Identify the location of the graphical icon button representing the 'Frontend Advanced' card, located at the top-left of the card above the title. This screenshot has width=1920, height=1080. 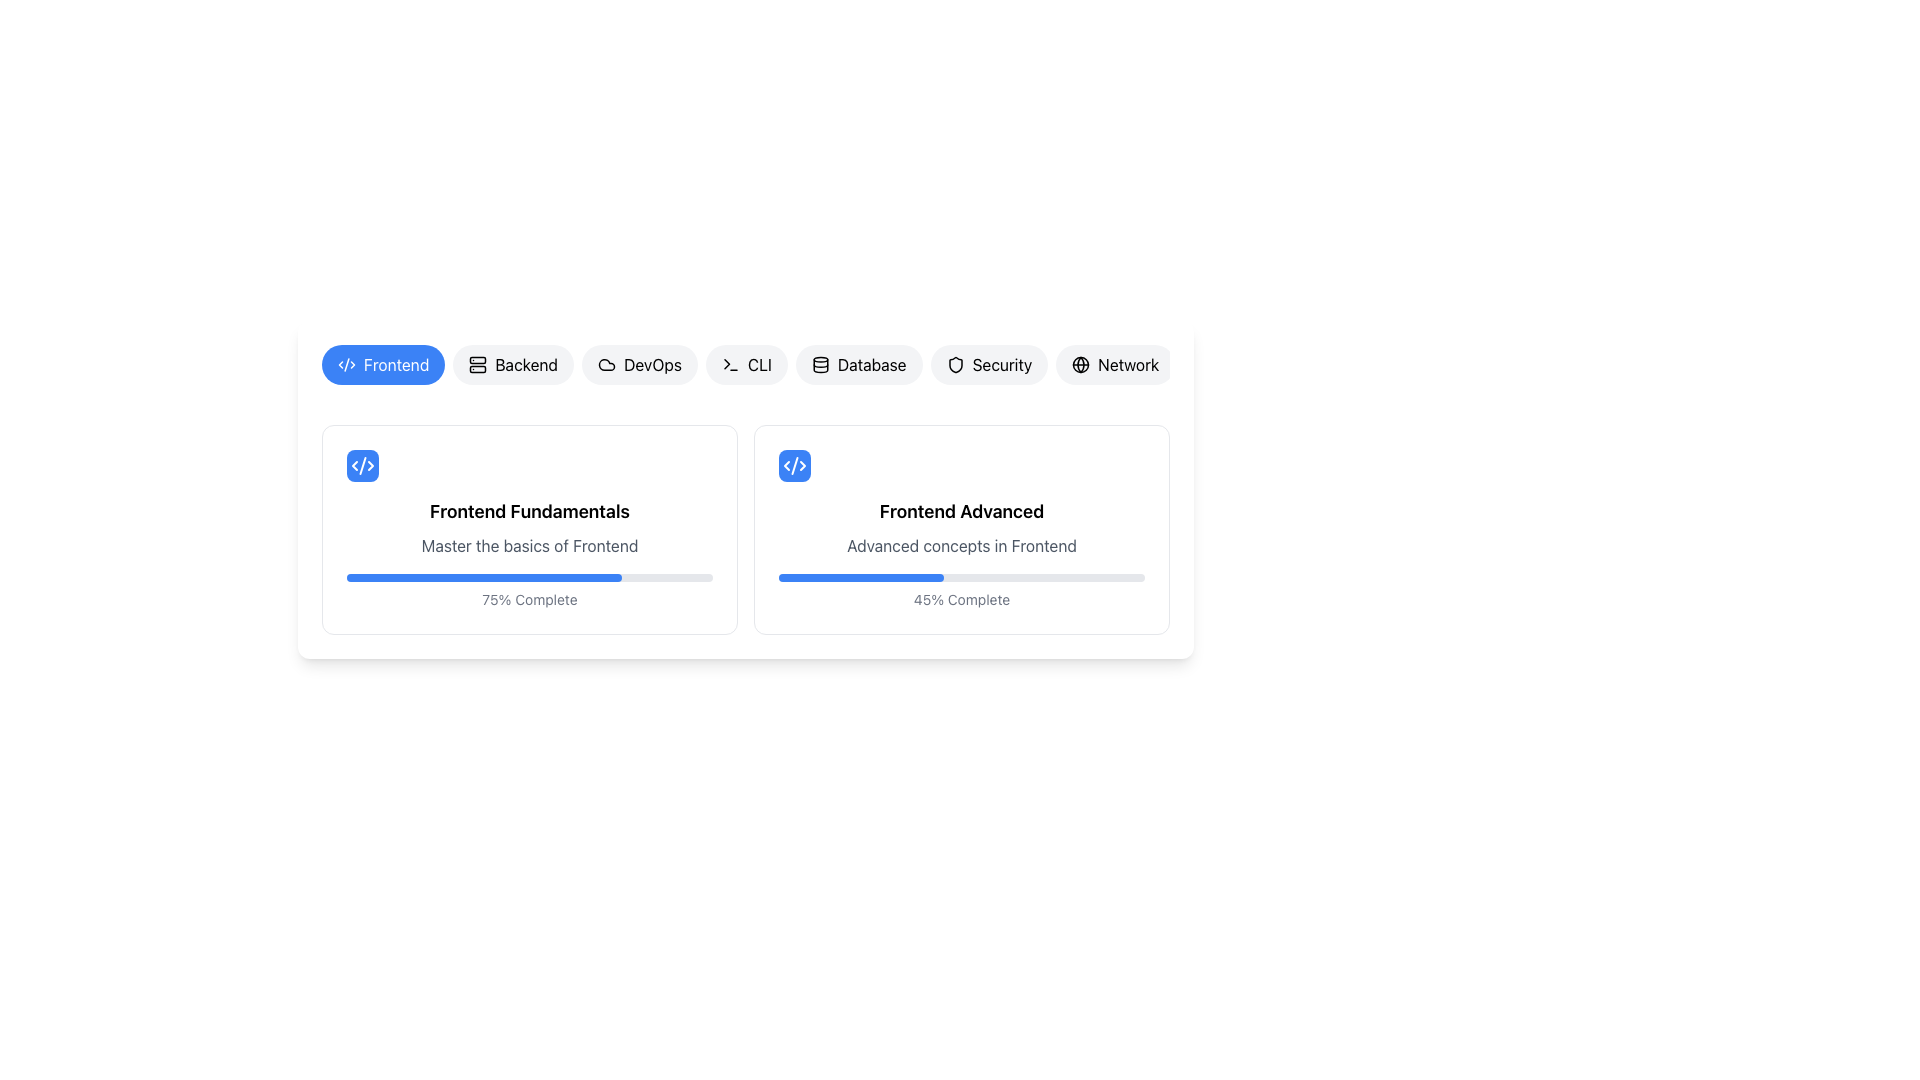
(794, 466).